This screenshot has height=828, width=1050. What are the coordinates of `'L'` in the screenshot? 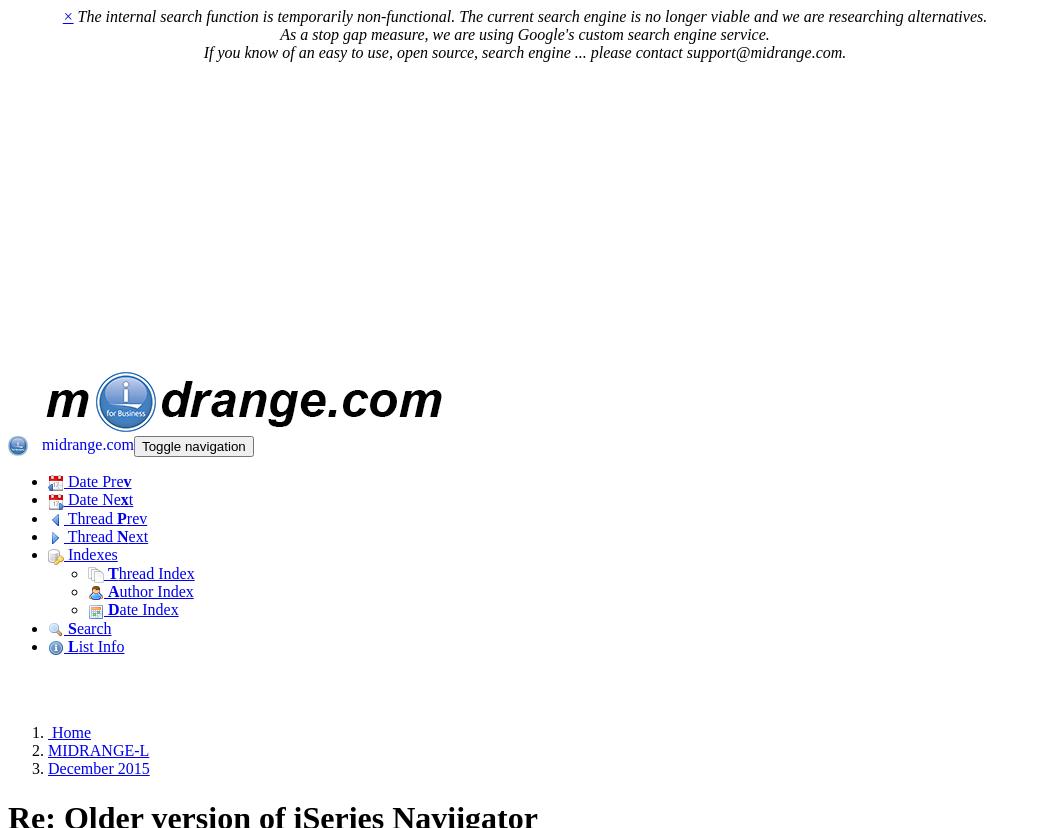 It's located at (71, 645).